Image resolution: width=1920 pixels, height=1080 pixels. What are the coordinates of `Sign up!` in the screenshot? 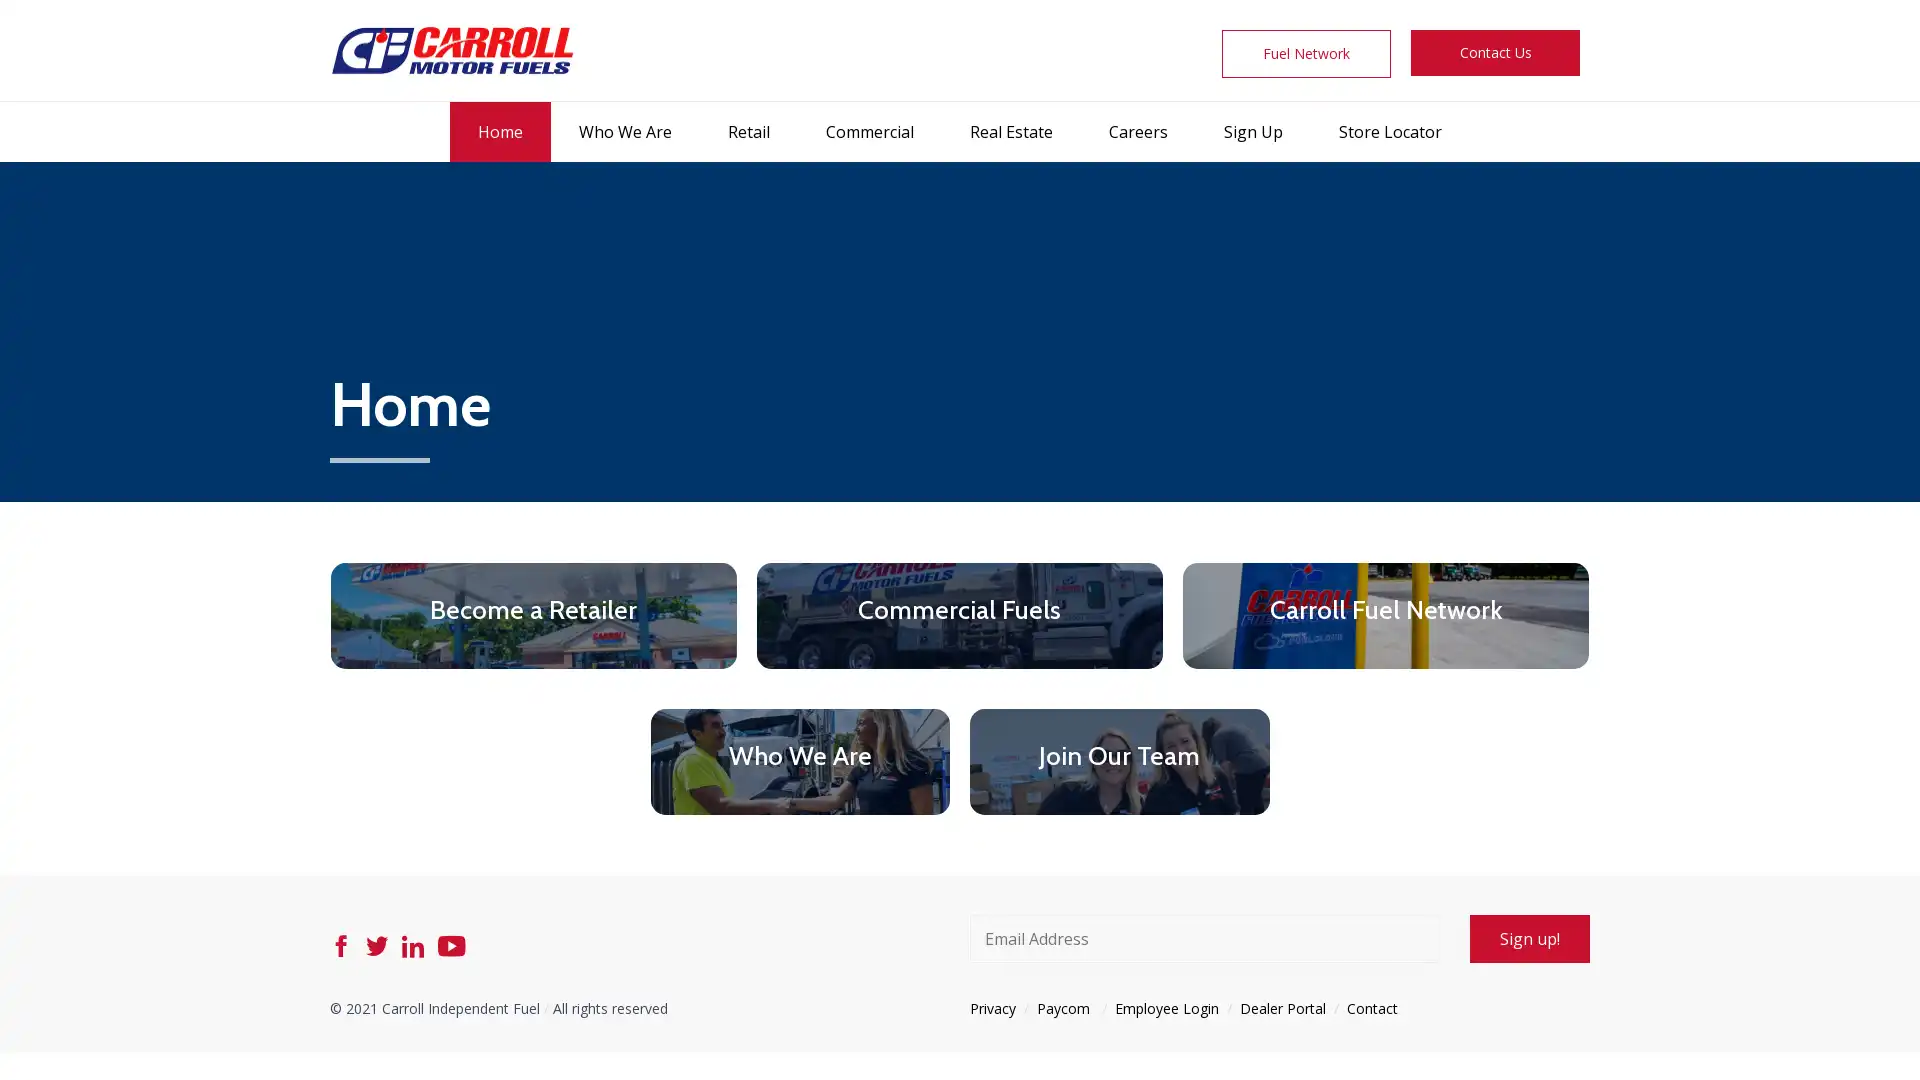 It's located at (1529, 937).